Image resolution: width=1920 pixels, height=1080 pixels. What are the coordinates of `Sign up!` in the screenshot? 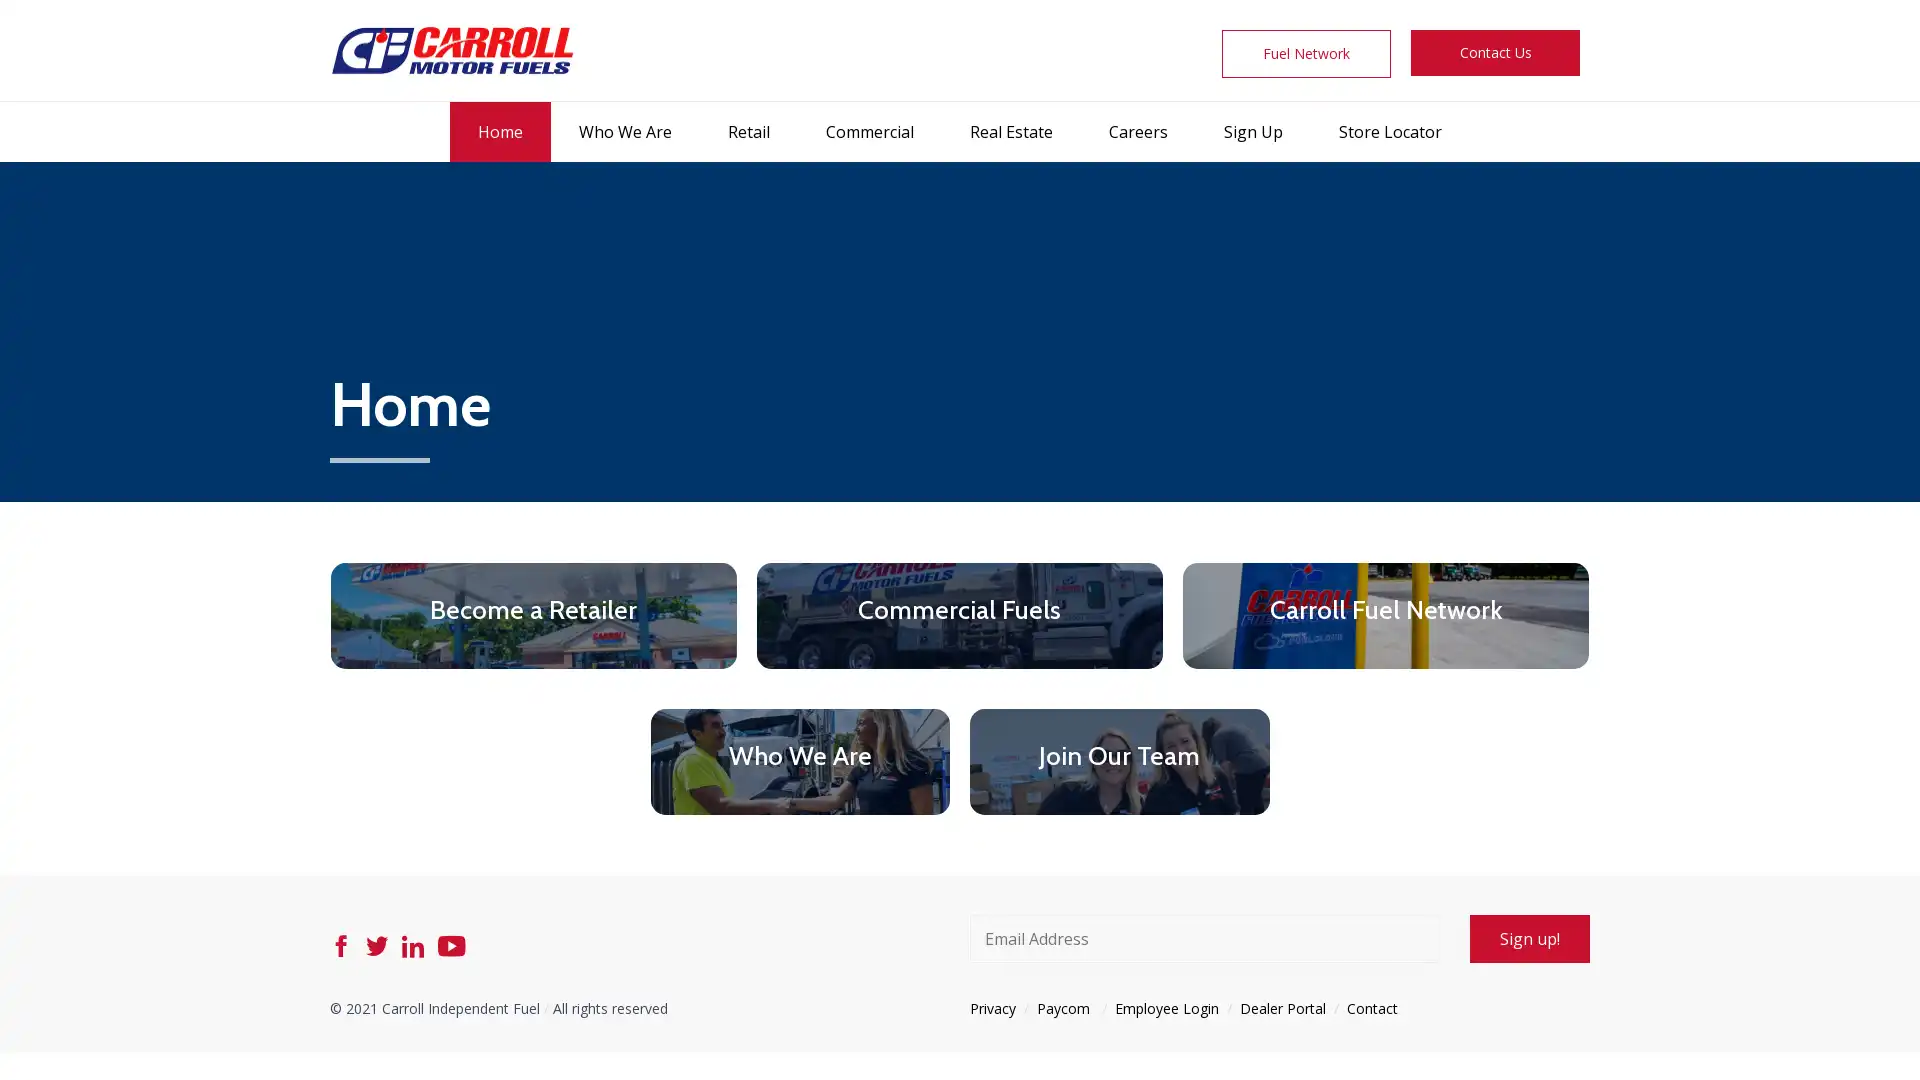 It's located at (1529, 937).